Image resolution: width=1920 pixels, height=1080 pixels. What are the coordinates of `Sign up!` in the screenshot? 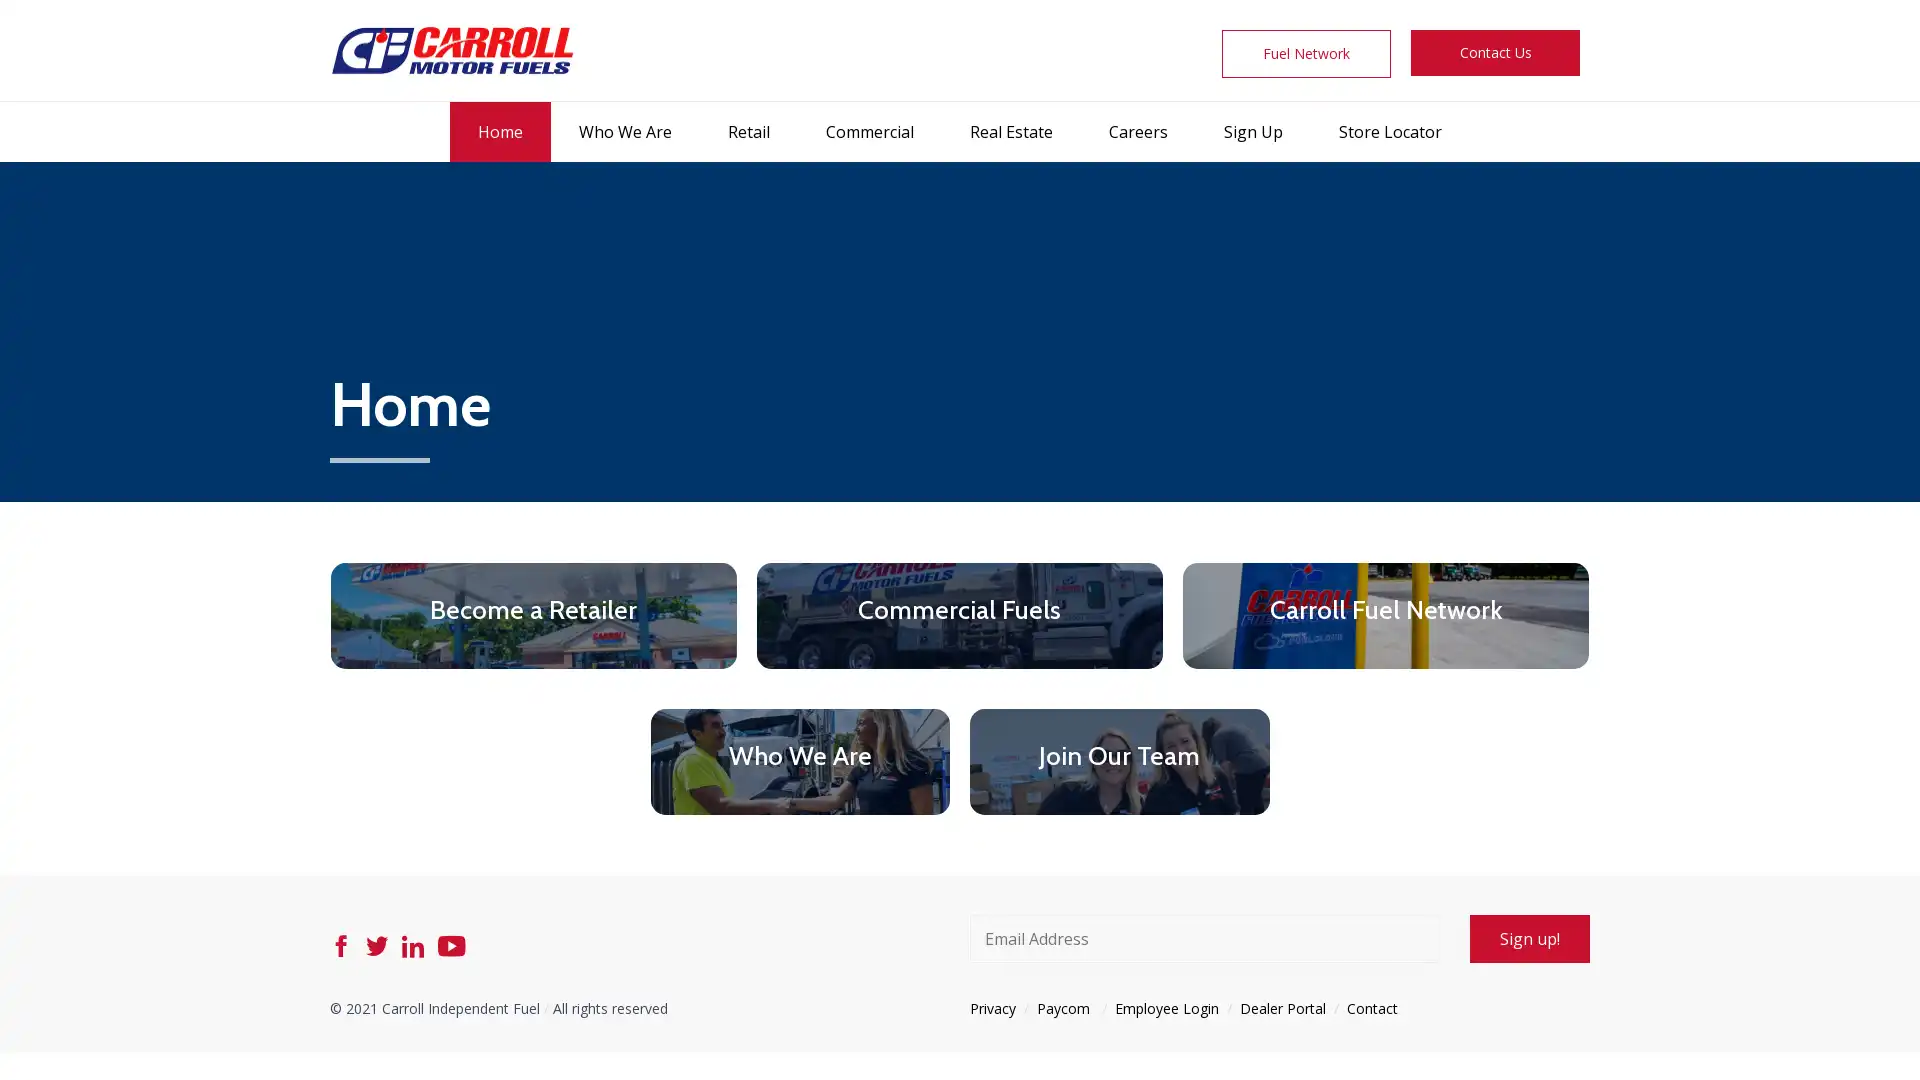 It's located at (1529, 937).